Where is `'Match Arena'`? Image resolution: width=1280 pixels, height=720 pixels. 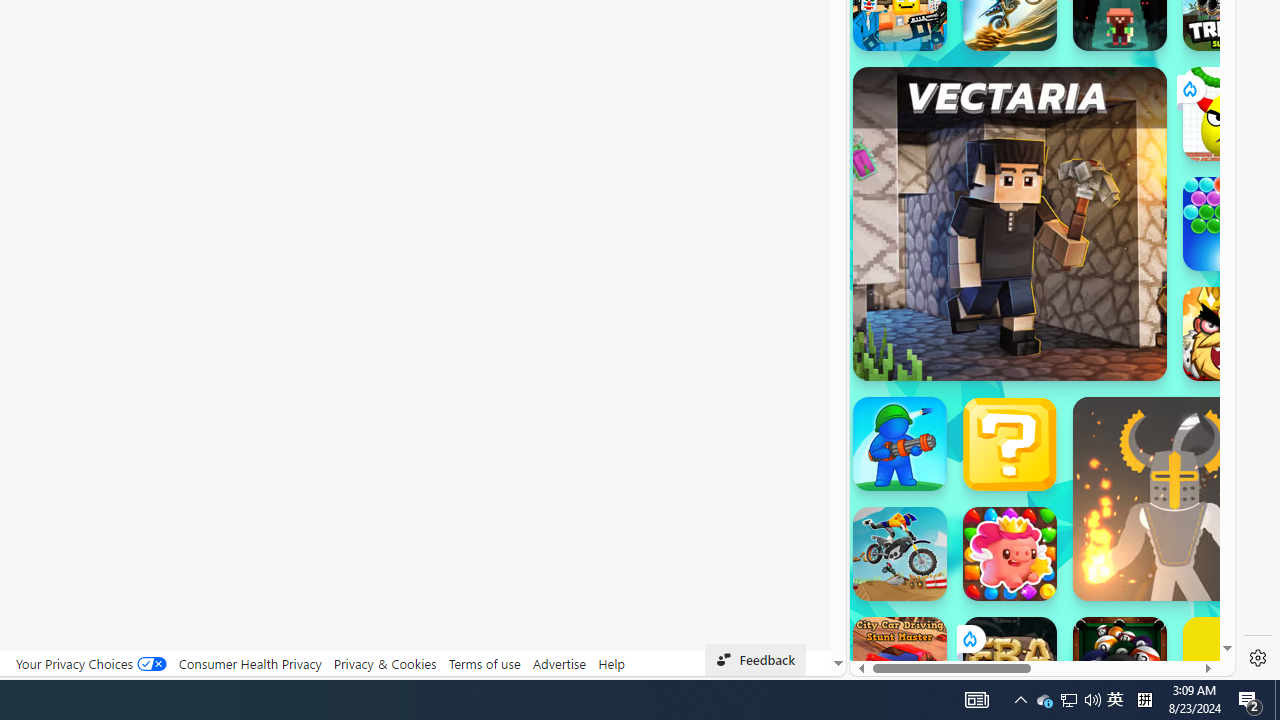 'Match Arena' is located at coordinates (1009, 554).